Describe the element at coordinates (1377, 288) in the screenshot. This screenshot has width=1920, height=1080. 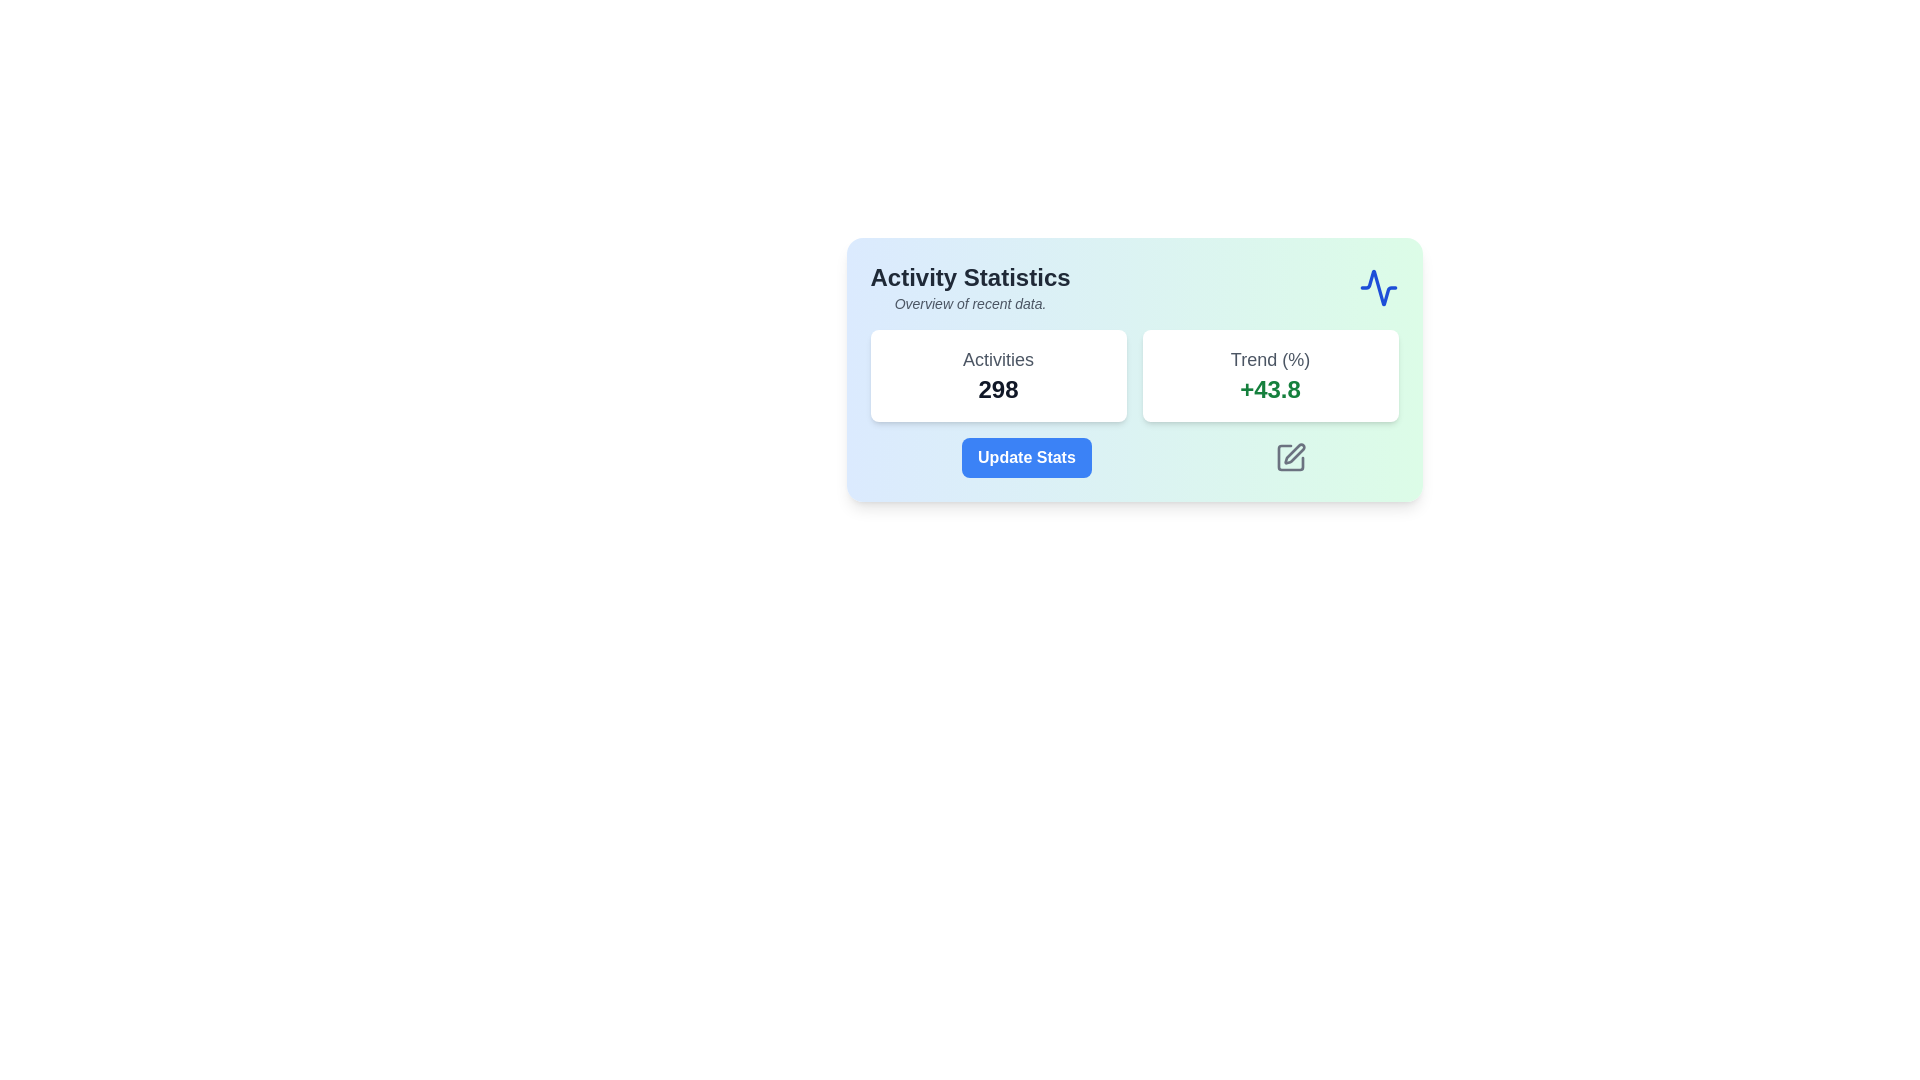
I see `the icon located at the top right corner of the card-like interface, which represents activity or a trend related to the statistics shown` at that location.